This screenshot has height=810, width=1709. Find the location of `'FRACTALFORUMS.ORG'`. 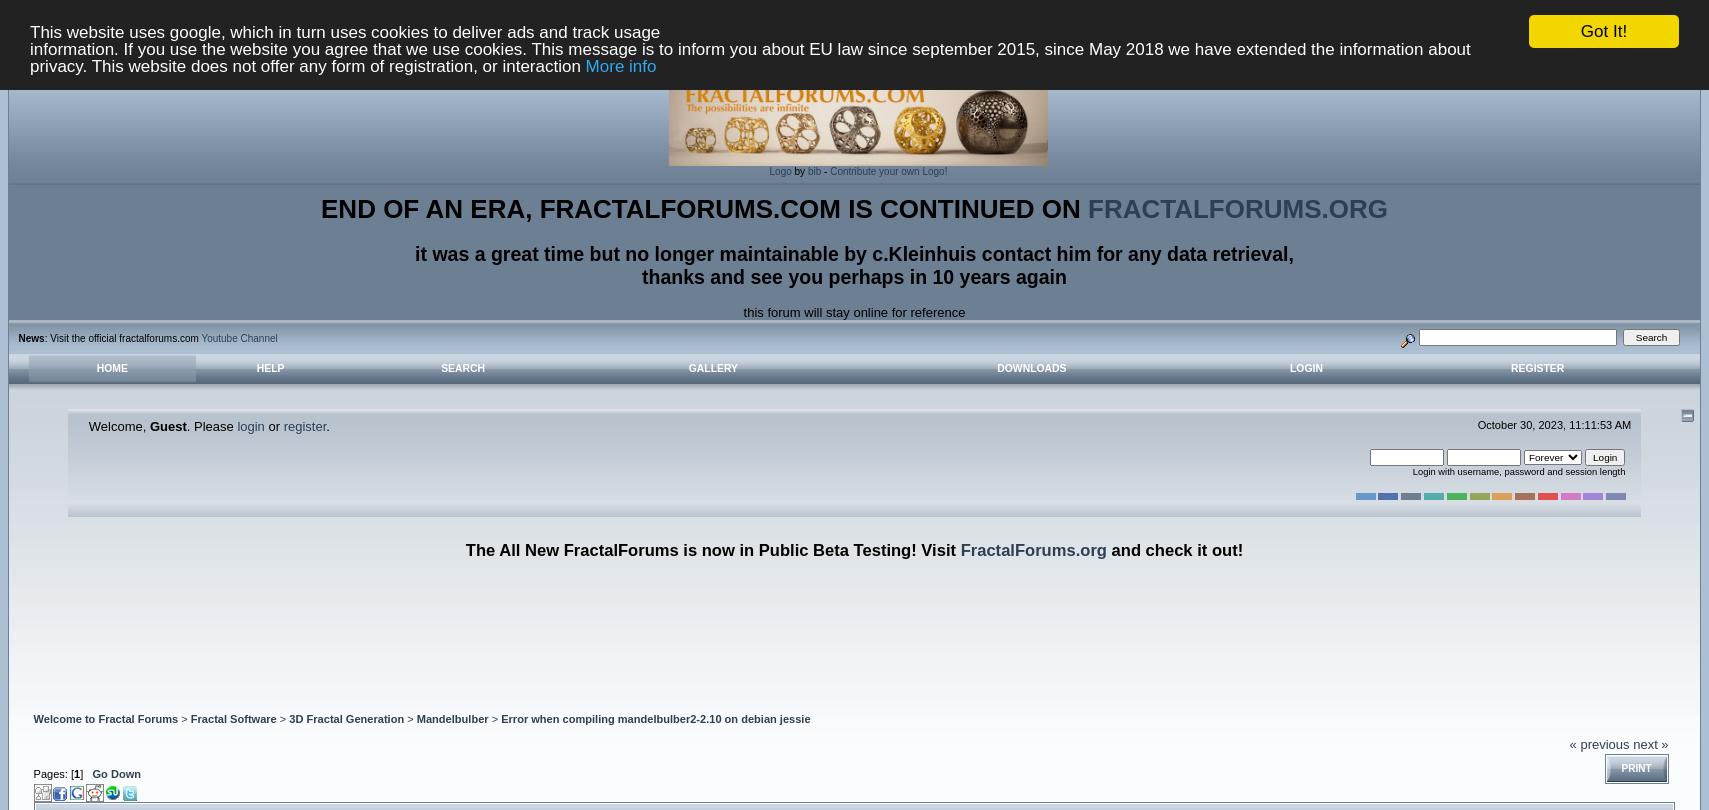

'FRACTALFORUMS.ORG' is located at coordinates (1237, 207).